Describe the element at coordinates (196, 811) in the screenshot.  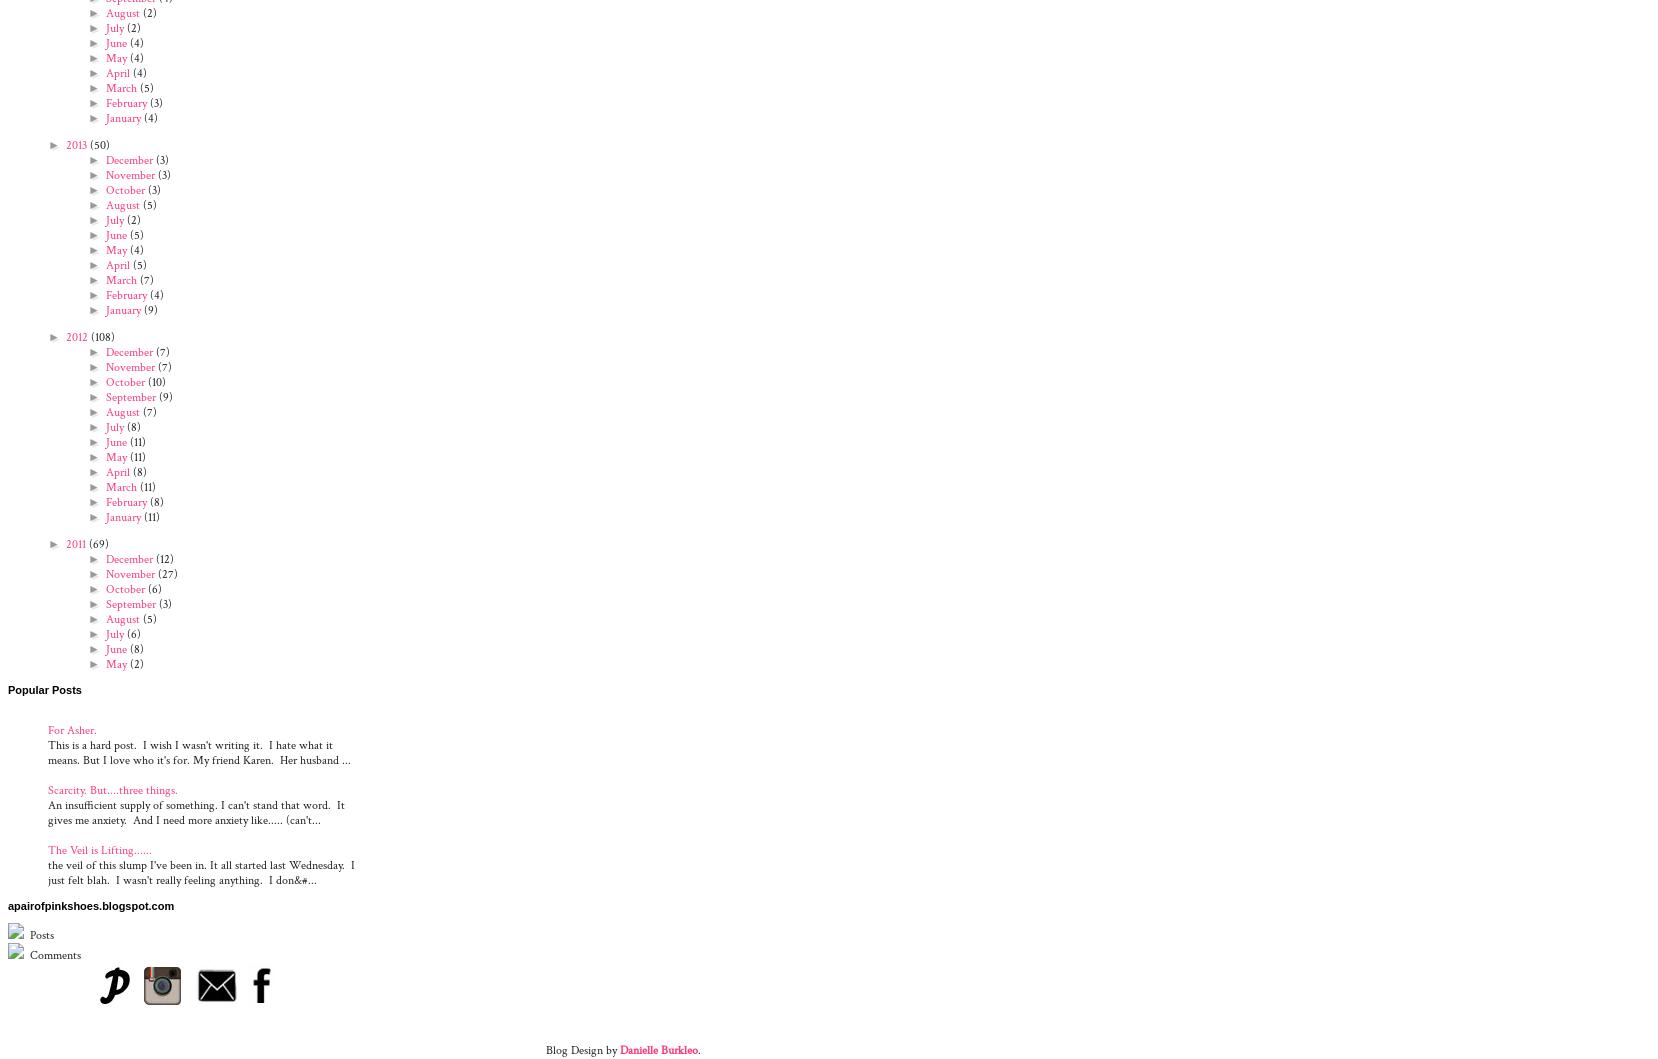
I see `'An insufficient supply of something.      I can't stand that word.  It gives me anxiety.  And I need more anxiety like.....   (can't...'` at that location.